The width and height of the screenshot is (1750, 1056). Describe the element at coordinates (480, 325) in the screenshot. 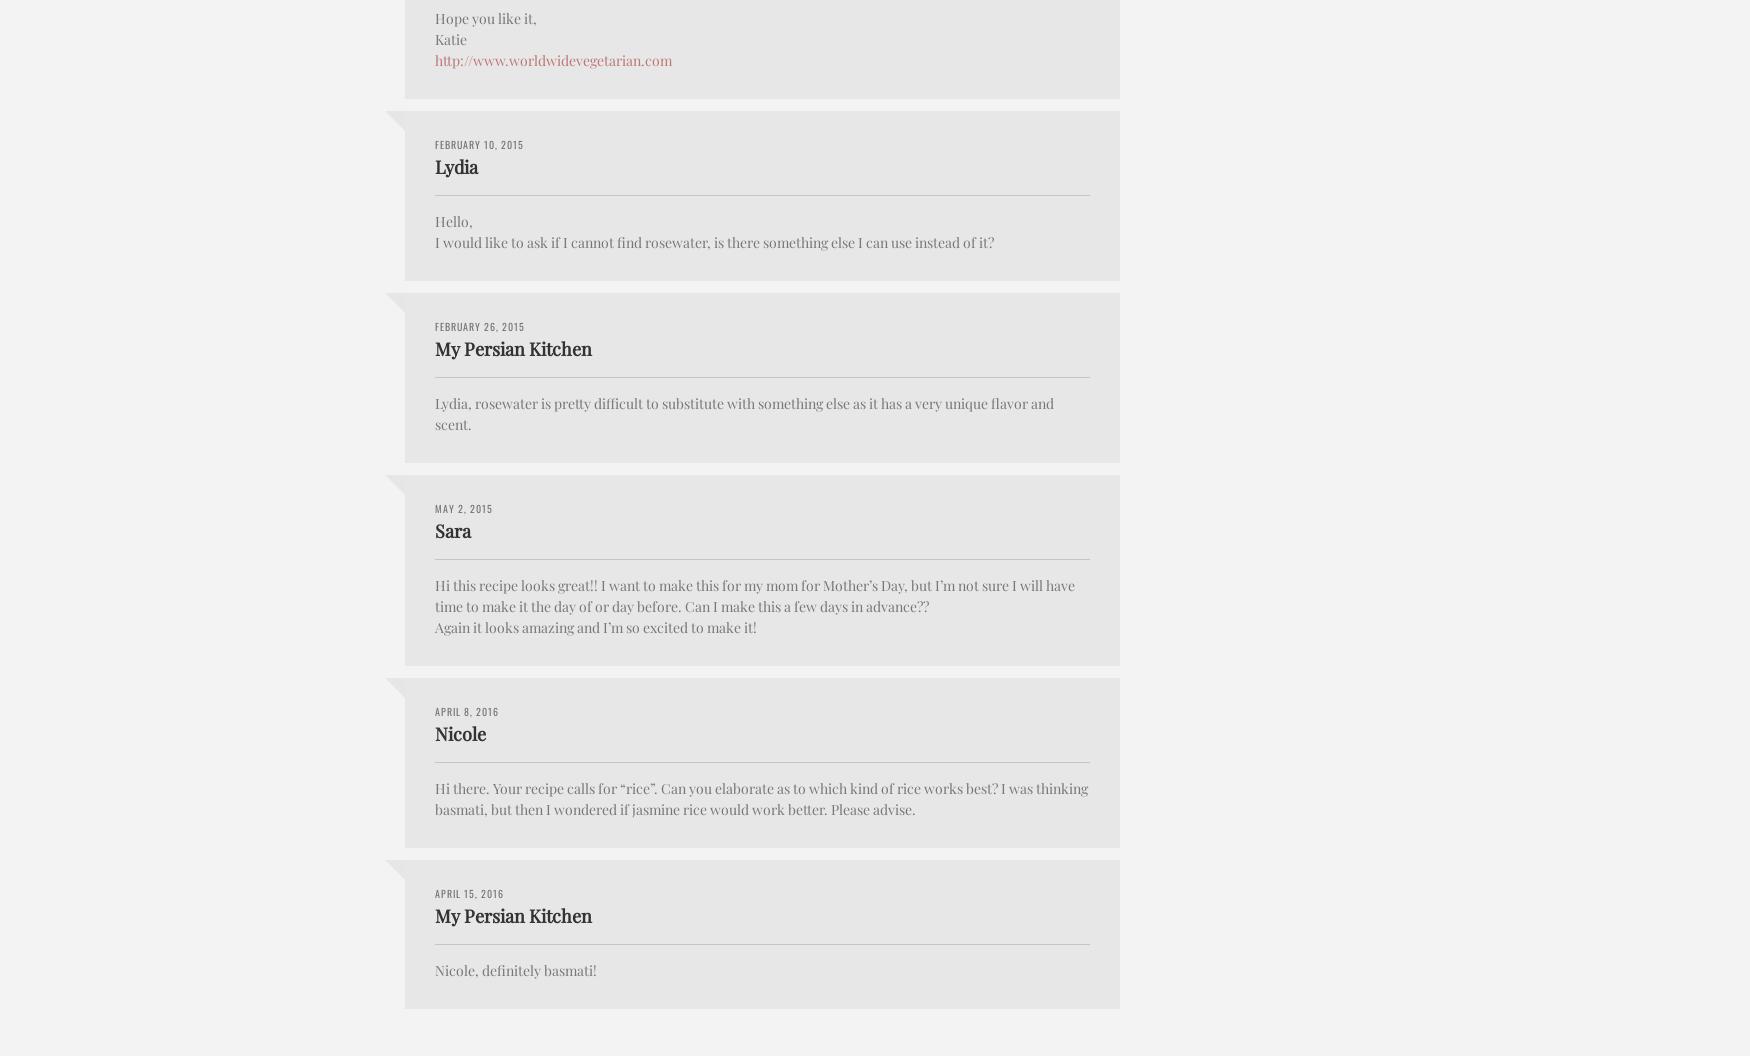

I see `'February 26, 2015'` at that location.